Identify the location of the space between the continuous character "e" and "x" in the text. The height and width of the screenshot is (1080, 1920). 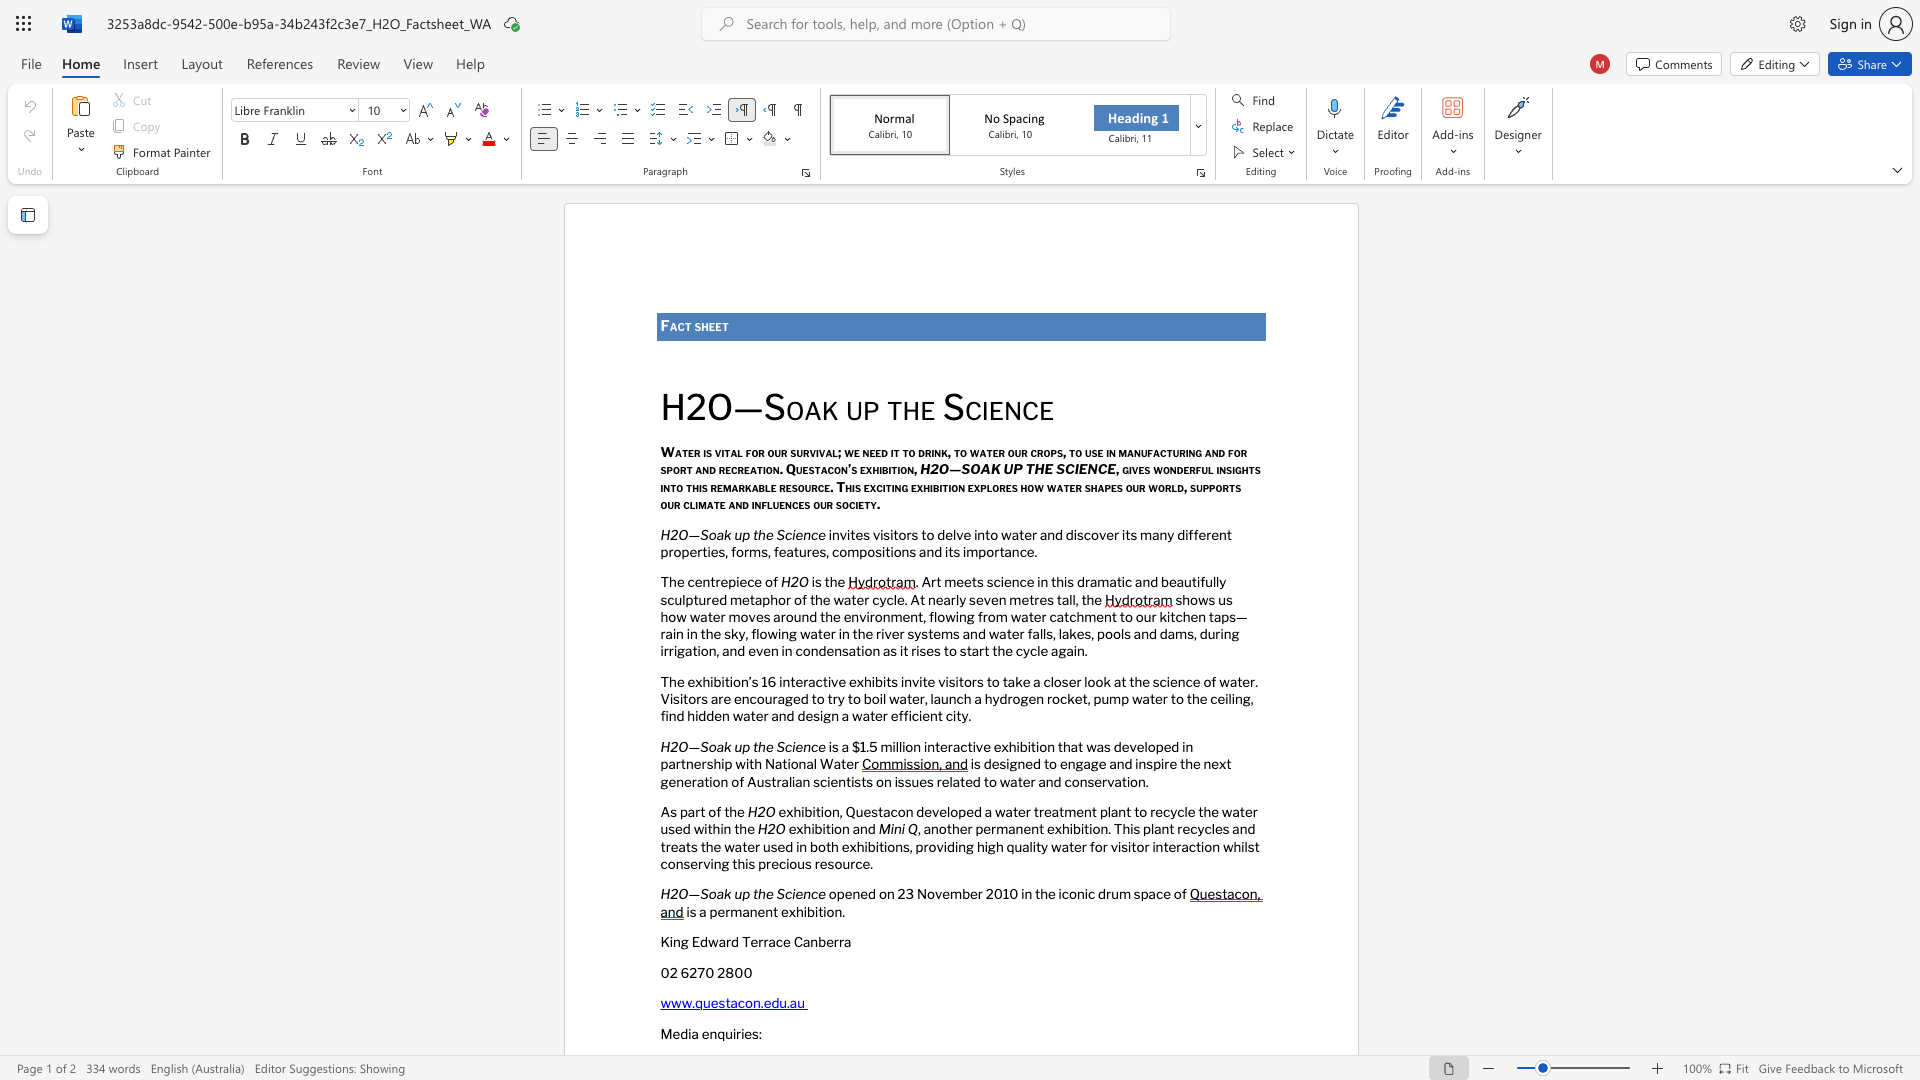
(787, 911).